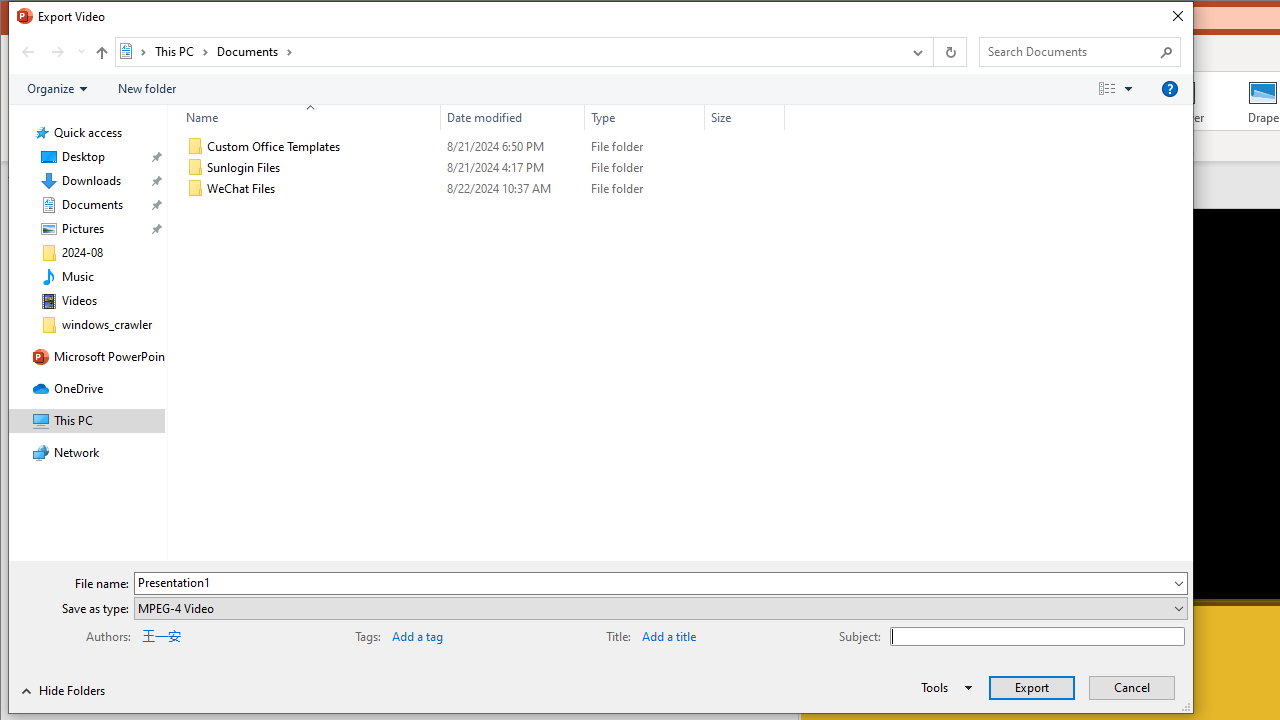  Describe the element at coordinates (51, 50) in the screenshot. I see `'Navigation buttons'` at that location.